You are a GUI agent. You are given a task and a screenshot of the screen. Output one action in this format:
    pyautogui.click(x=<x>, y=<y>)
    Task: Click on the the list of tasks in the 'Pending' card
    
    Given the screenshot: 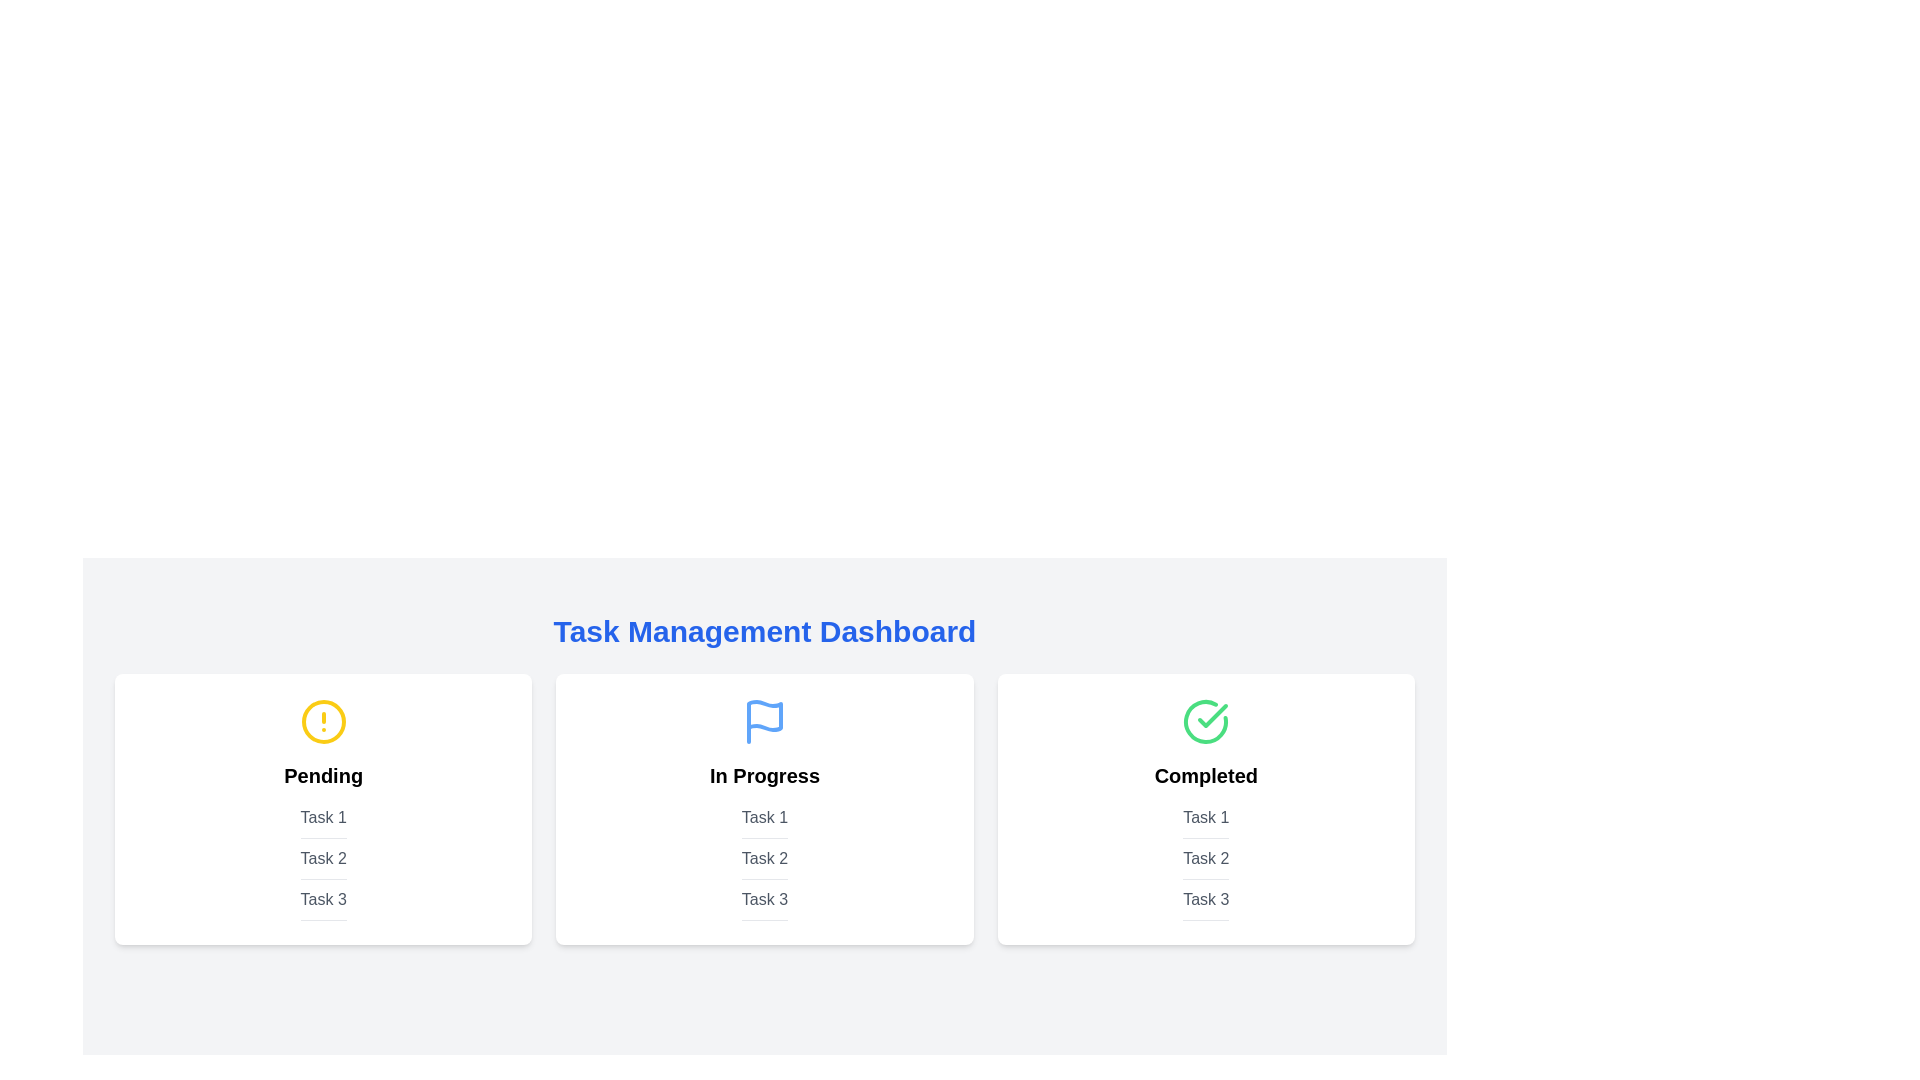 What is the action you would take?
    pyautogui.click(x=323, y=862)
    